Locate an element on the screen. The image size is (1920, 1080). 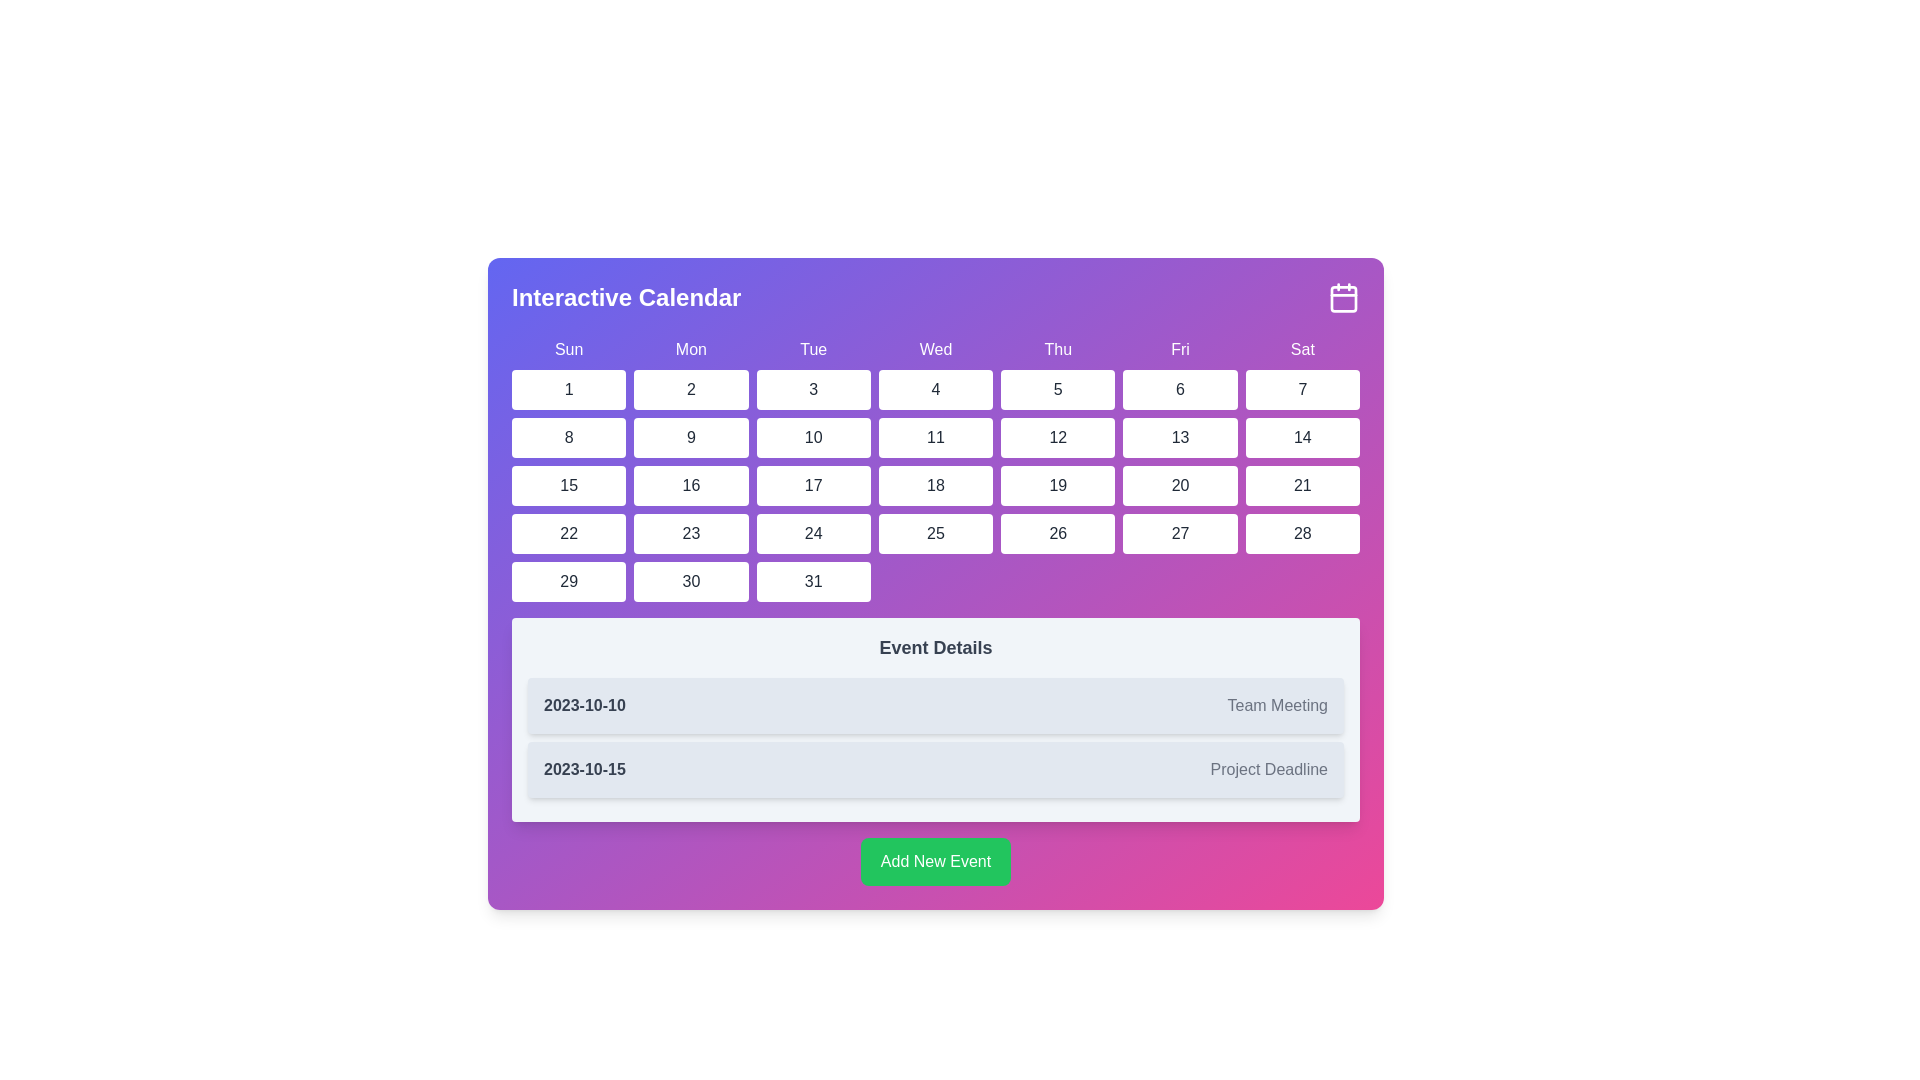
the selectable calendar day button for 'Wednesday' to change its background color is located at coordinates (935, 486).